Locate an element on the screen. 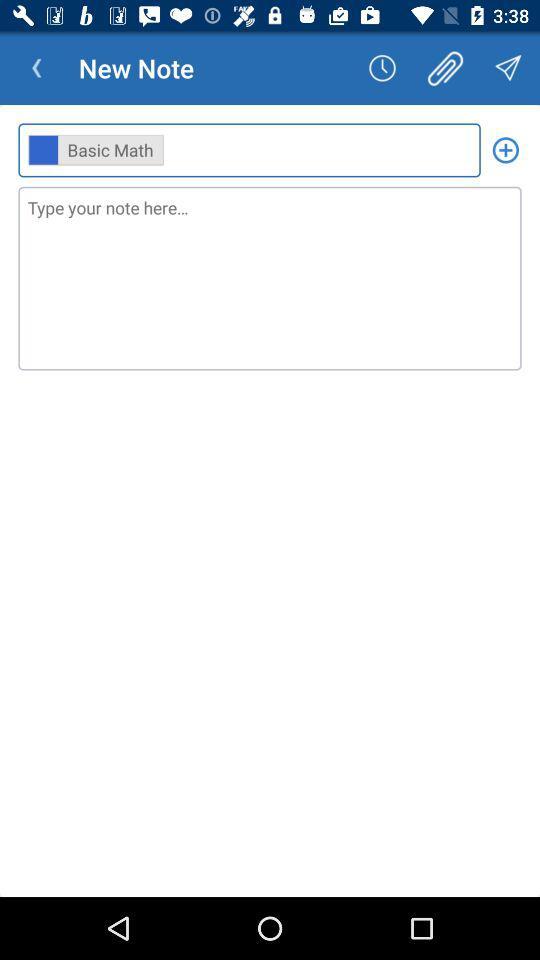  the icon below the ,,  item is located at coordinates (270, 277).